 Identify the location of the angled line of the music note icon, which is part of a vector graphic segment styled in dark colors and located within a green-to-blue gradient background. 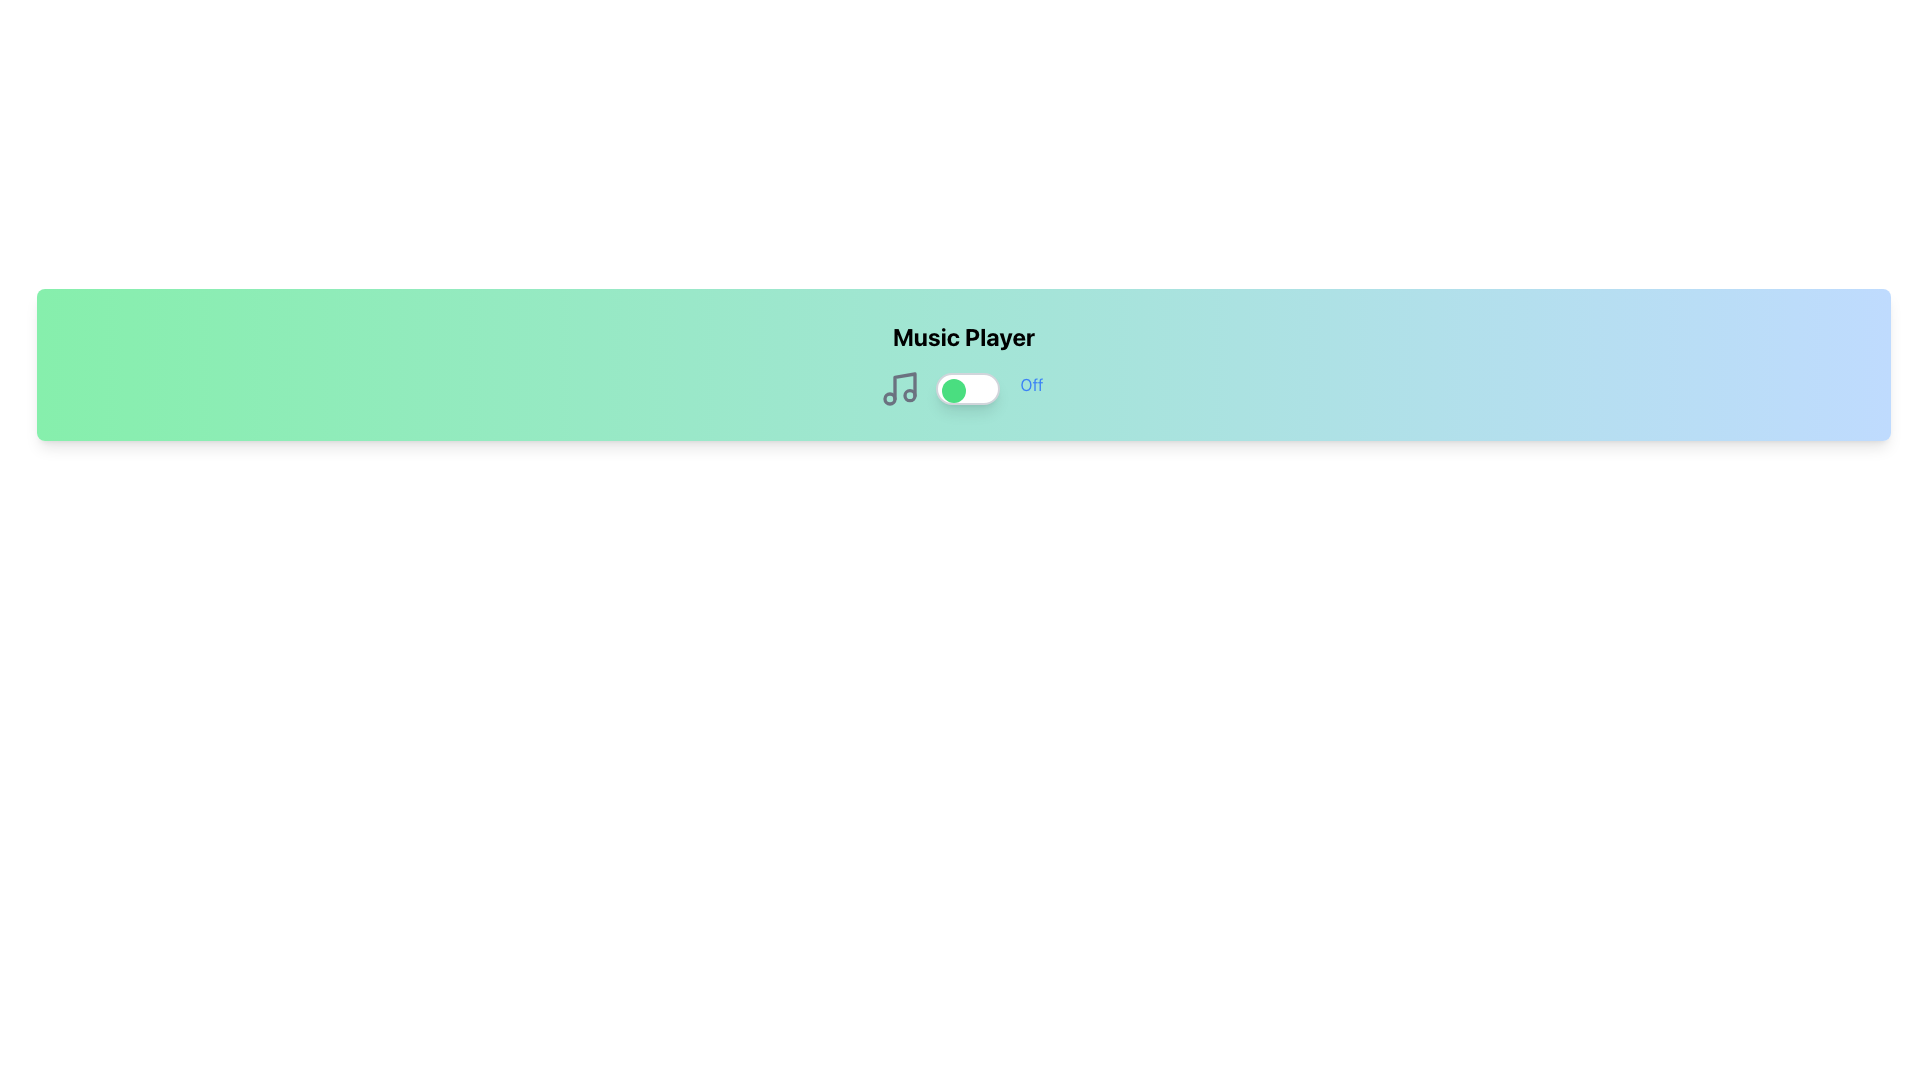
(904, 386).